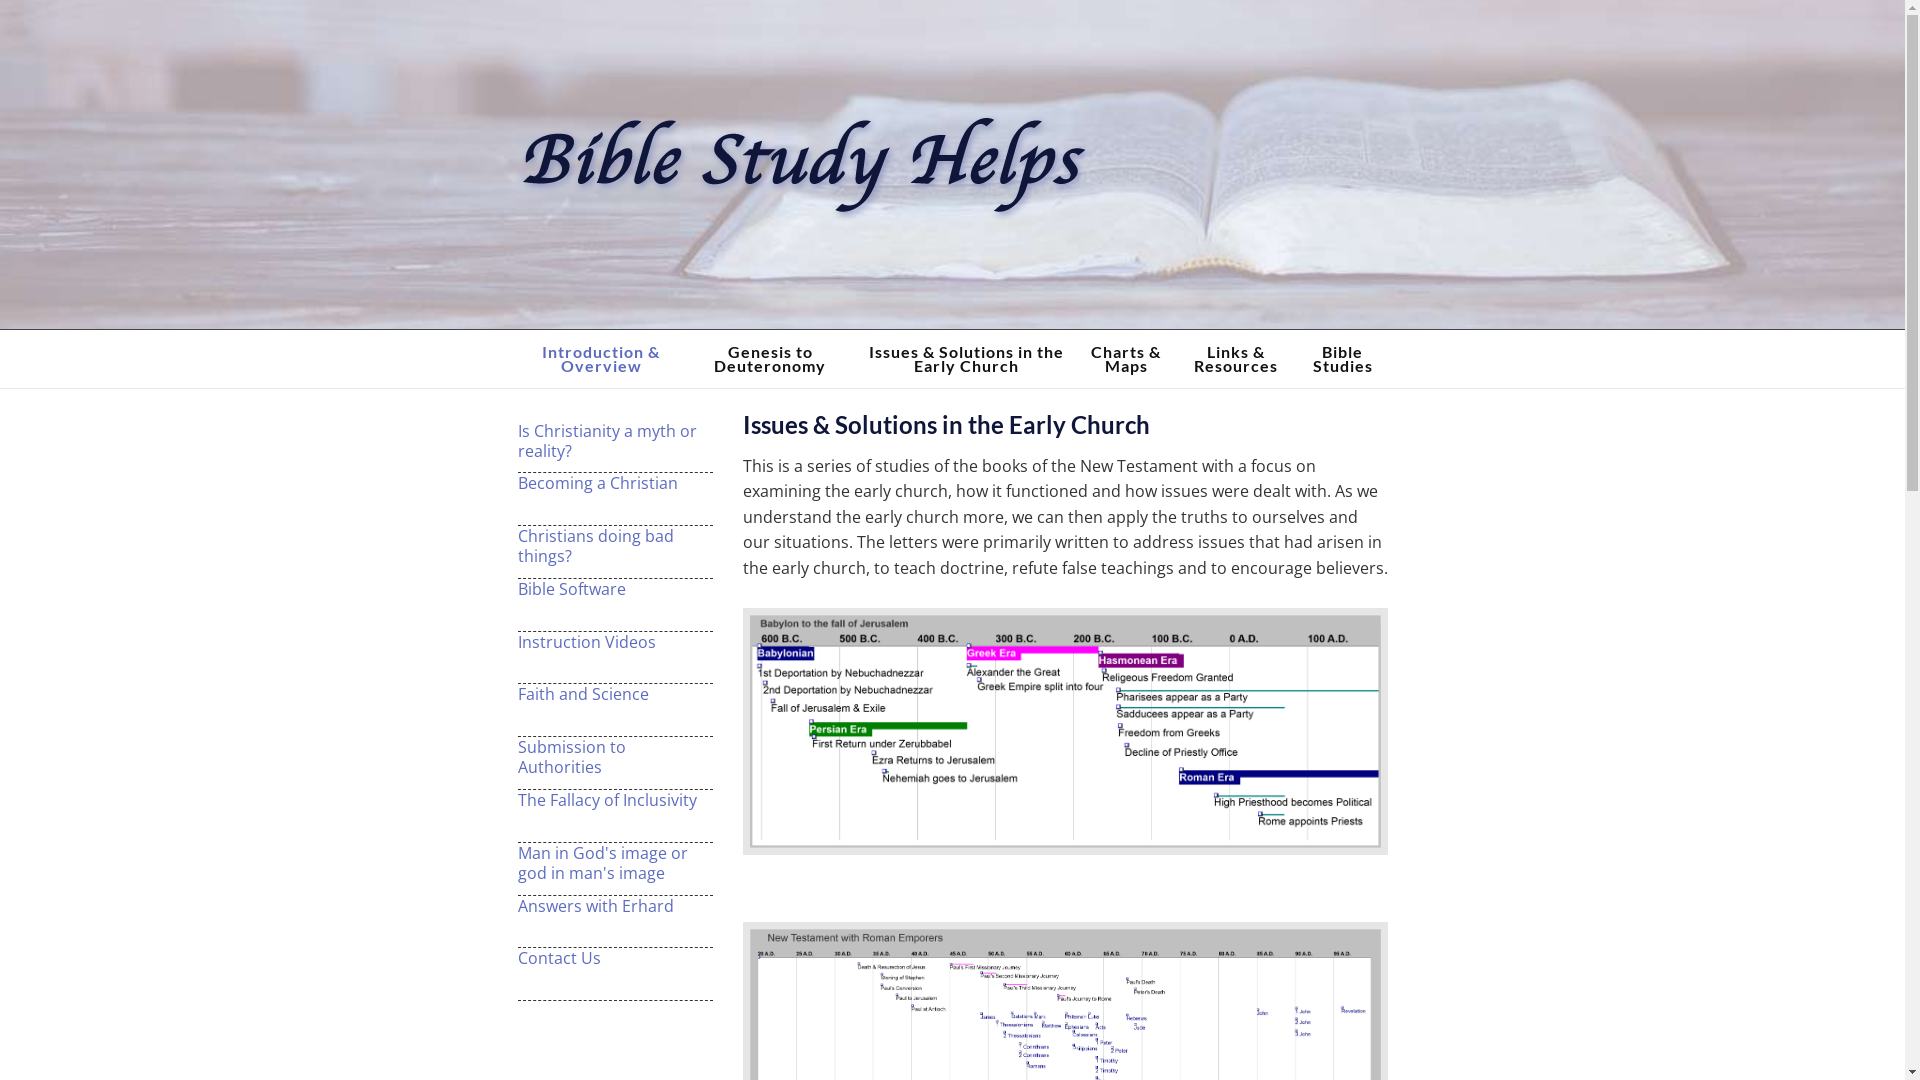 The image size is (1920, 1080). What do you see at coordinates (1235, 357) in the screenshot?
I see `'Links & Resources'` at bounding box center [1235, 357].